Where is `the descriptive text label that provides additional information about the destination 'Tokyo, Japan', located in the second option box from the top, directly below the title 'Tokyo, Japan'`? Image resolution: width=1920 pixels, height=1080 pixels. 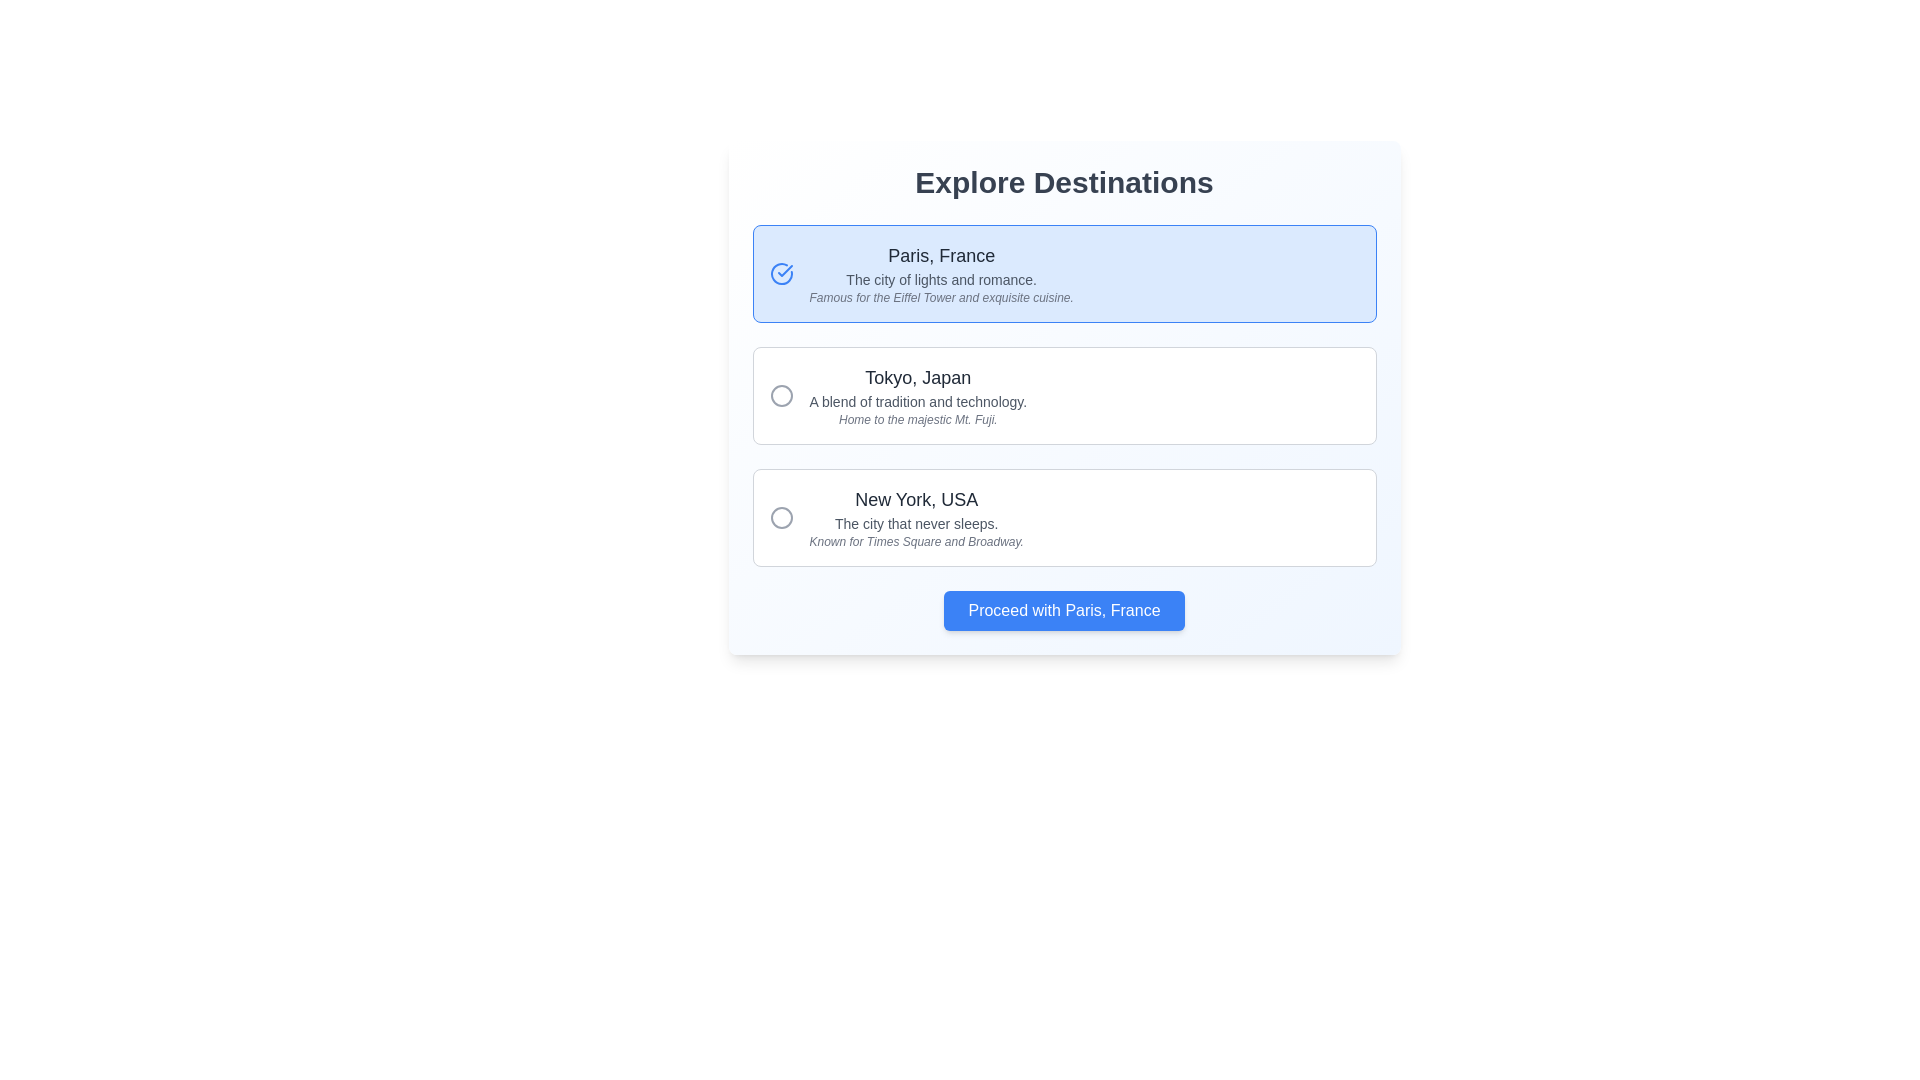 the descriptive text label that provides additional information about the destination 'Tokyo, Japan', located in the second option box from the top, directly below the title 'Tokyo, Japan' is located at coordinates (917, 401).